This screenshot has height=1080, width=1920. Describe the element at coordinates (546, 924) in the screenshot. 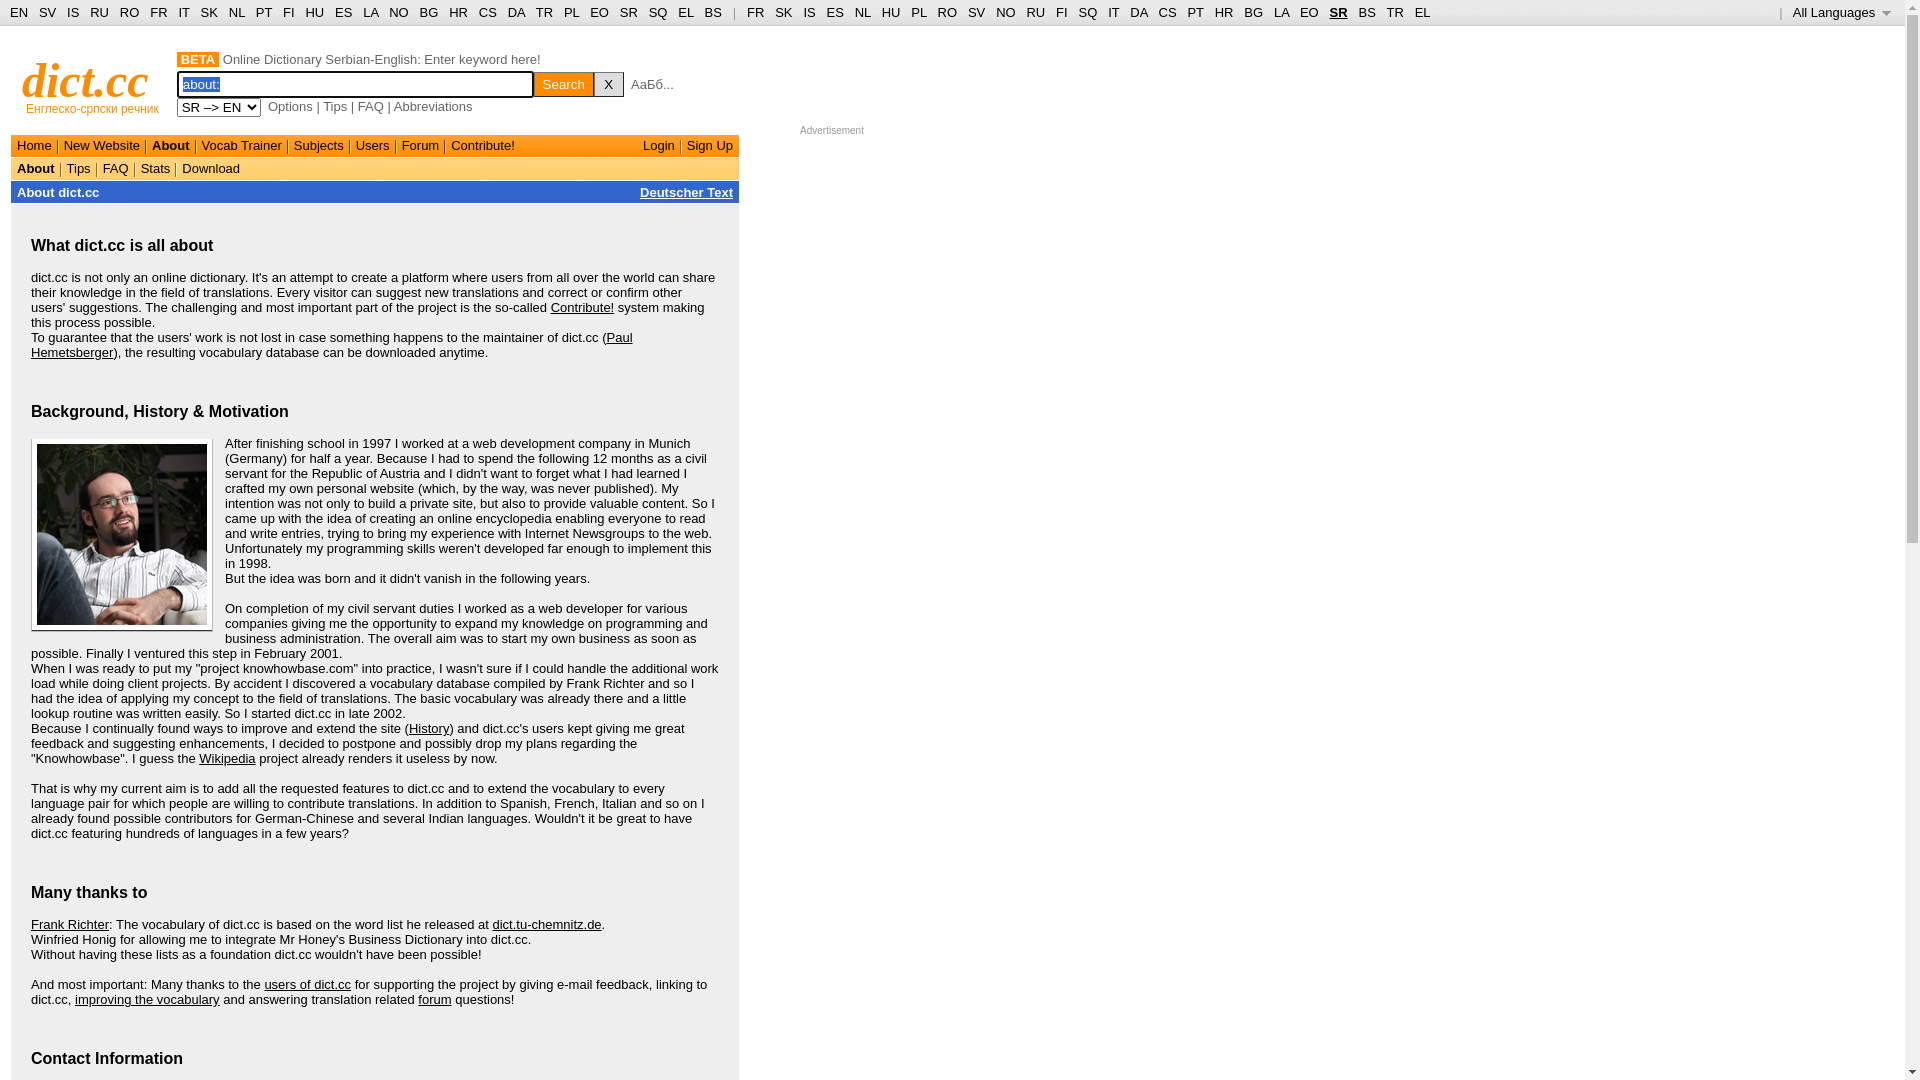

I see `'dict.tu-chemnitz.de'` at that location.